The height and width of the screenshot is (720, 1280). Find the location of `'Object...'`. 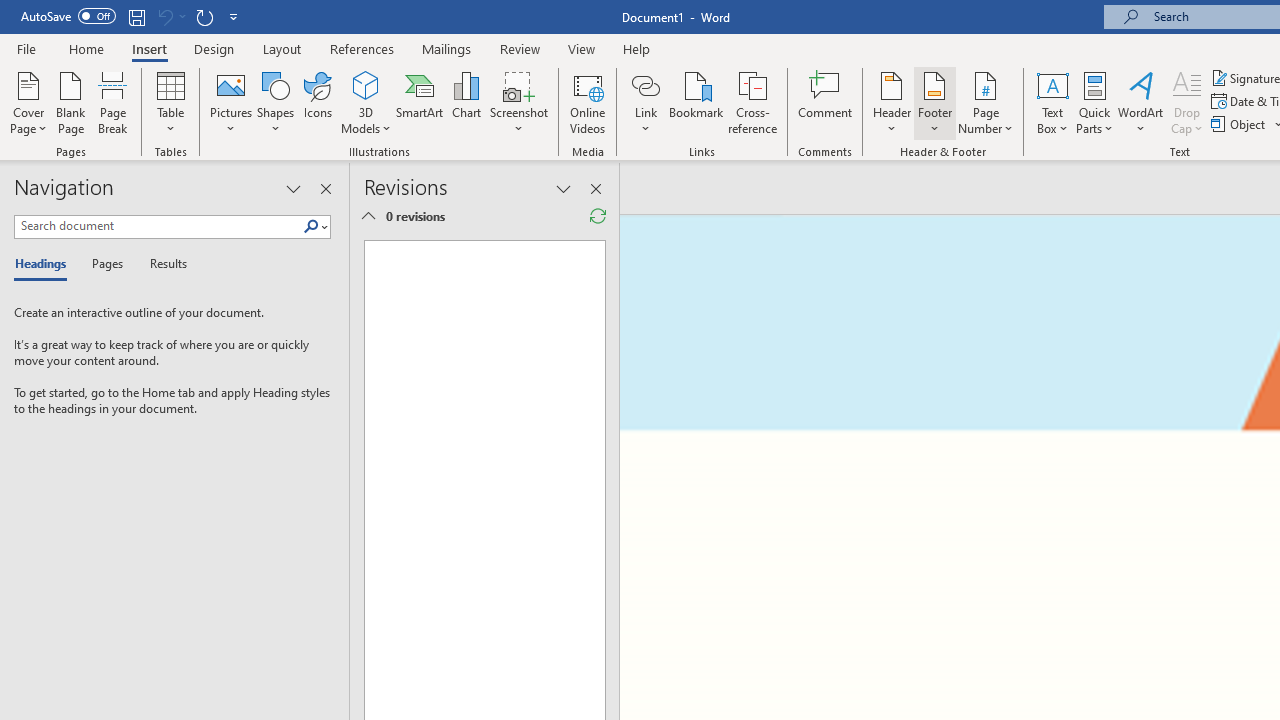

'Object...' is located at coordinates (1239, 124).